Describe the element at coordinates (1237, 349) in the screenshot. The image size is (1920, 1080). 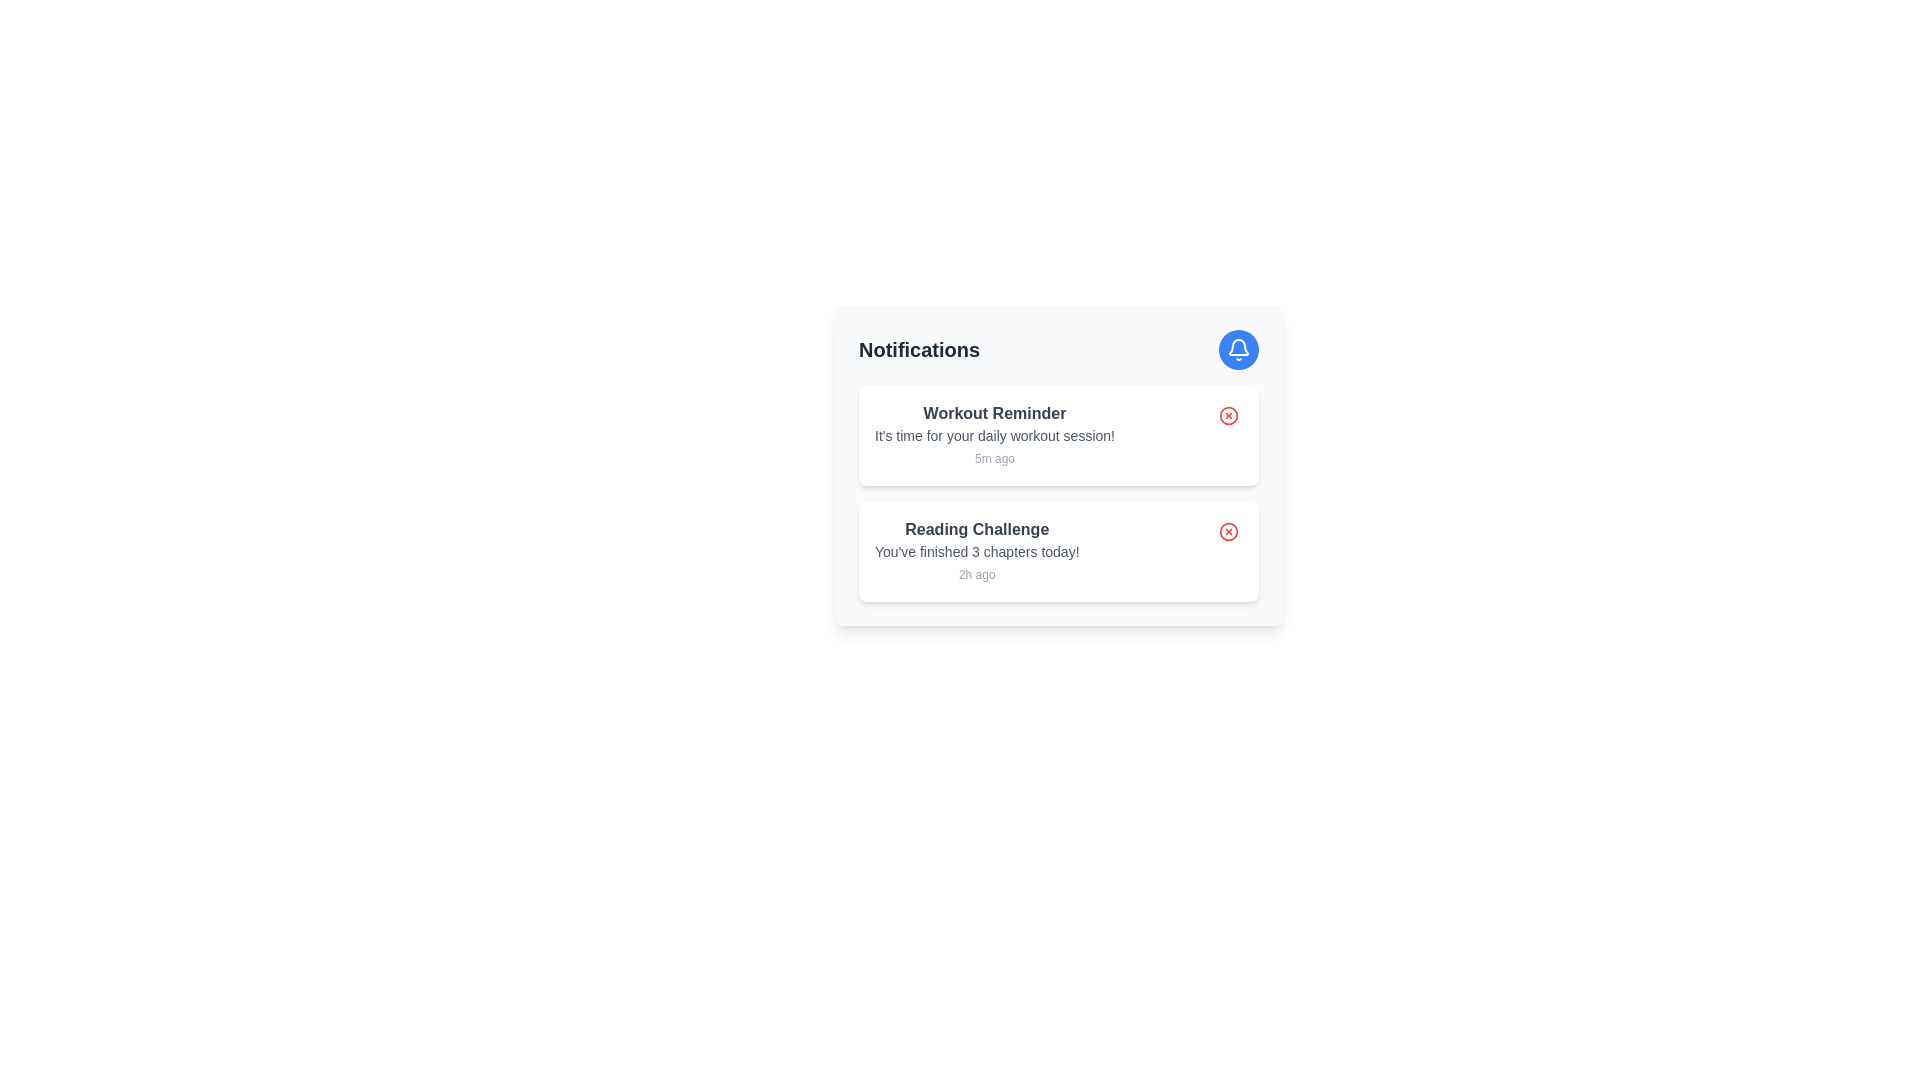
I see `the bell icon button located in the top-right corner of the Notifications panel` at that location.